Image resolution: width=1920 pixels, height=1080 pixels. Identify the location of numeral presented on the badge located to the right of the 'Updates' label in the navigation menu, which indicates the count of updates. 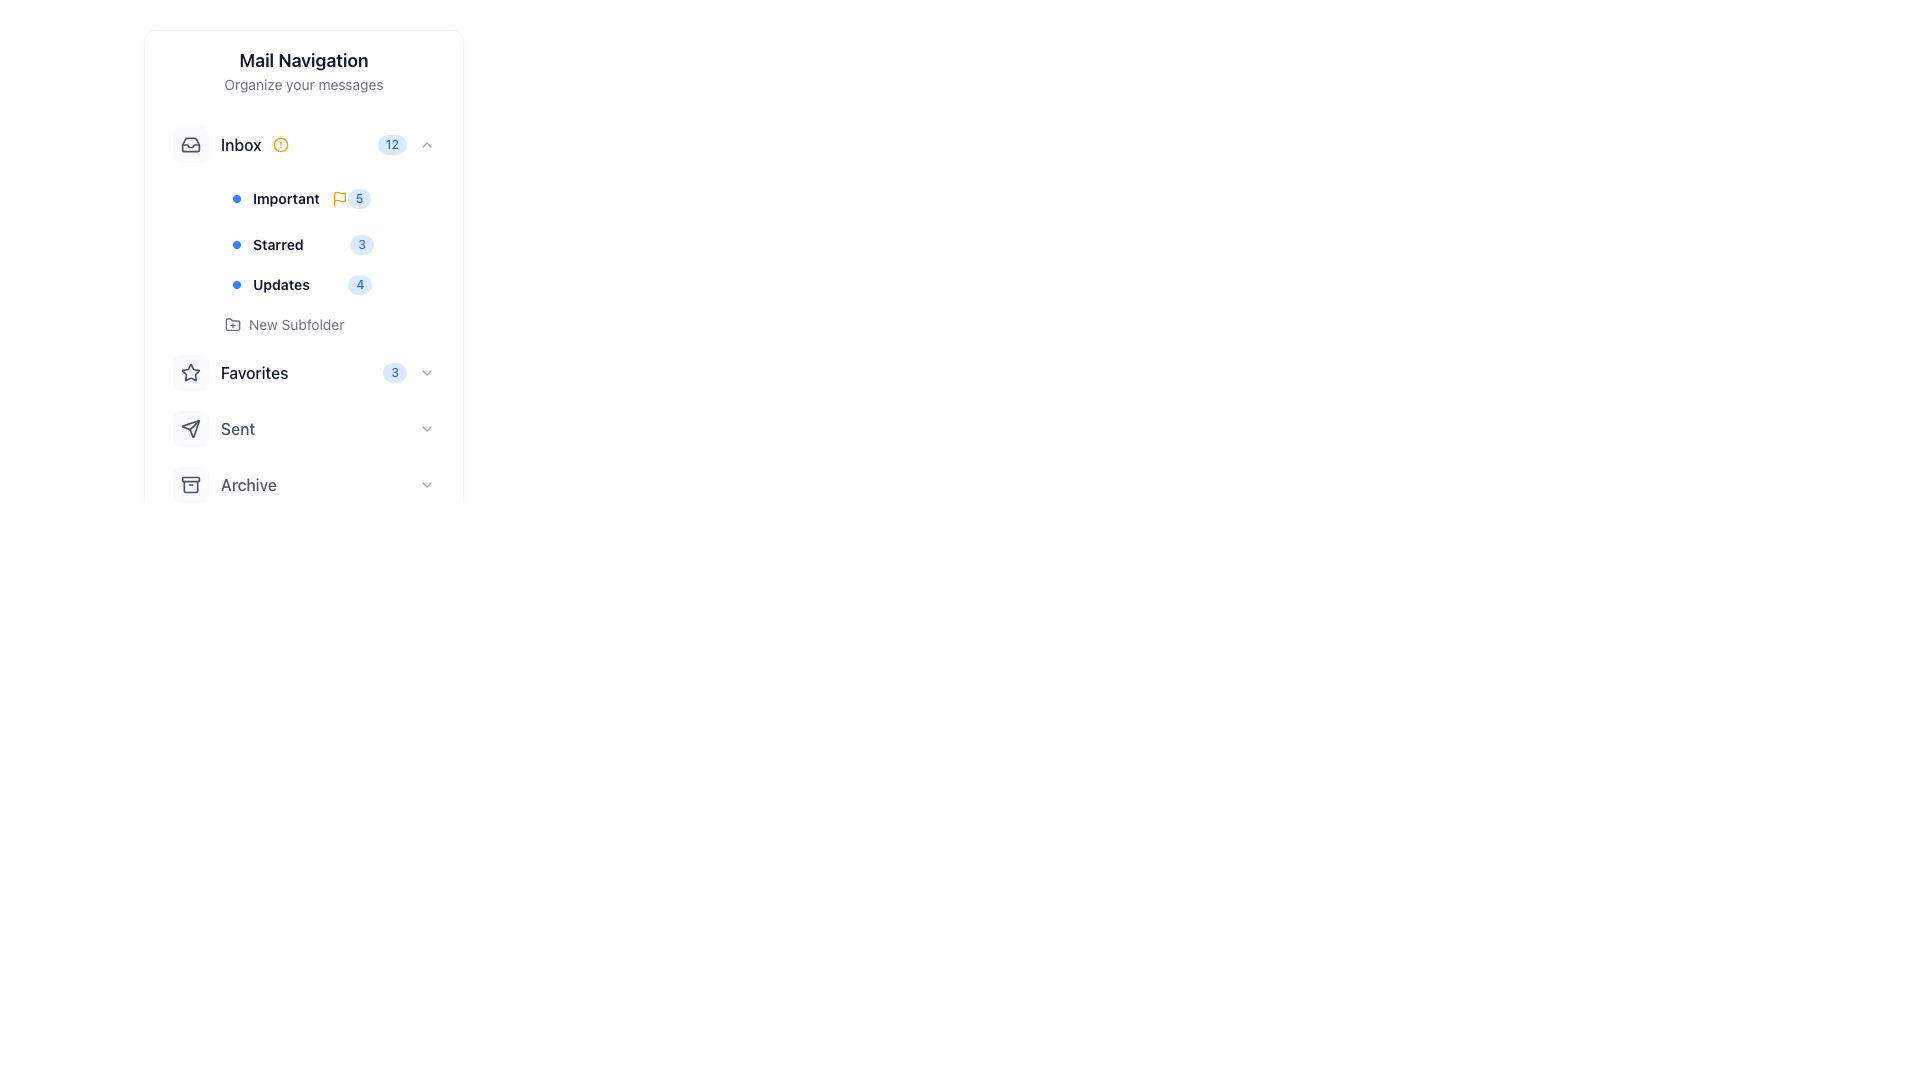
(360, 285).